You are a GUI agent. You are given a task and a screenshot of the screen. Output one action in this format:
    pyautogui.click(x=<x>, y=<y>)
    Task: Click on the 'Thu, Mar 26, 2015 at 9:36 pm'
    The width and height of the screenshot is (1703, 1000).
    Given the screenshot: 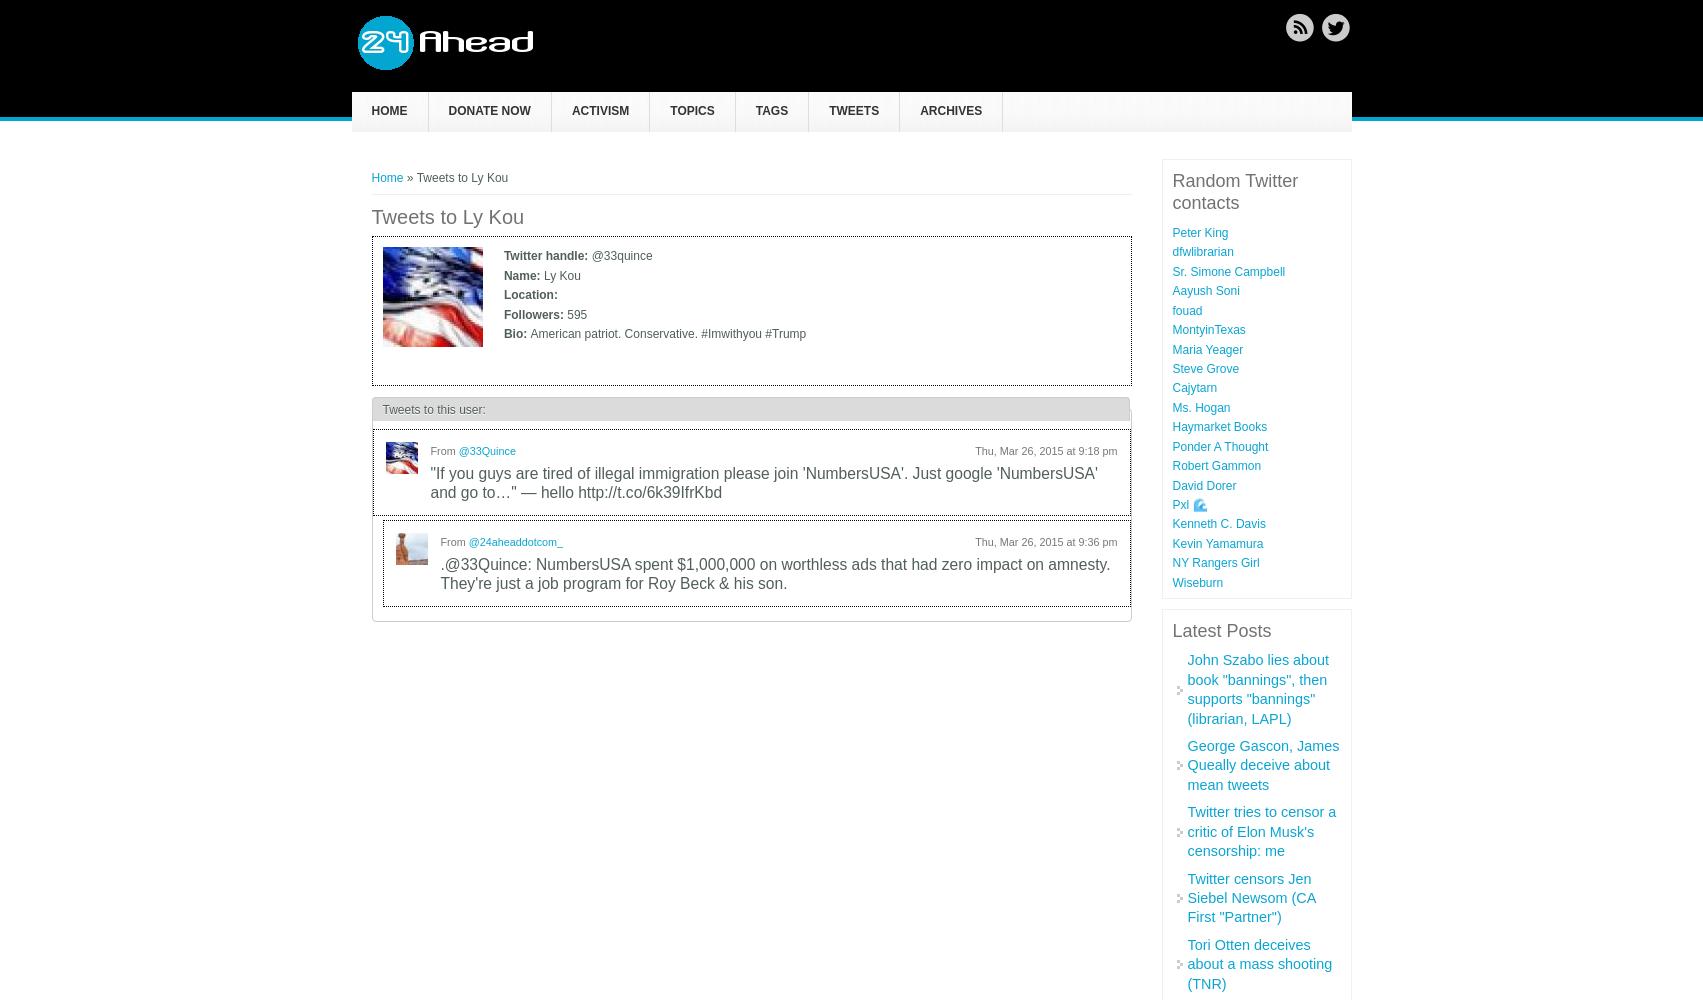 What is the action you would take?
    pyautogui.click(x=973, y=541)
    